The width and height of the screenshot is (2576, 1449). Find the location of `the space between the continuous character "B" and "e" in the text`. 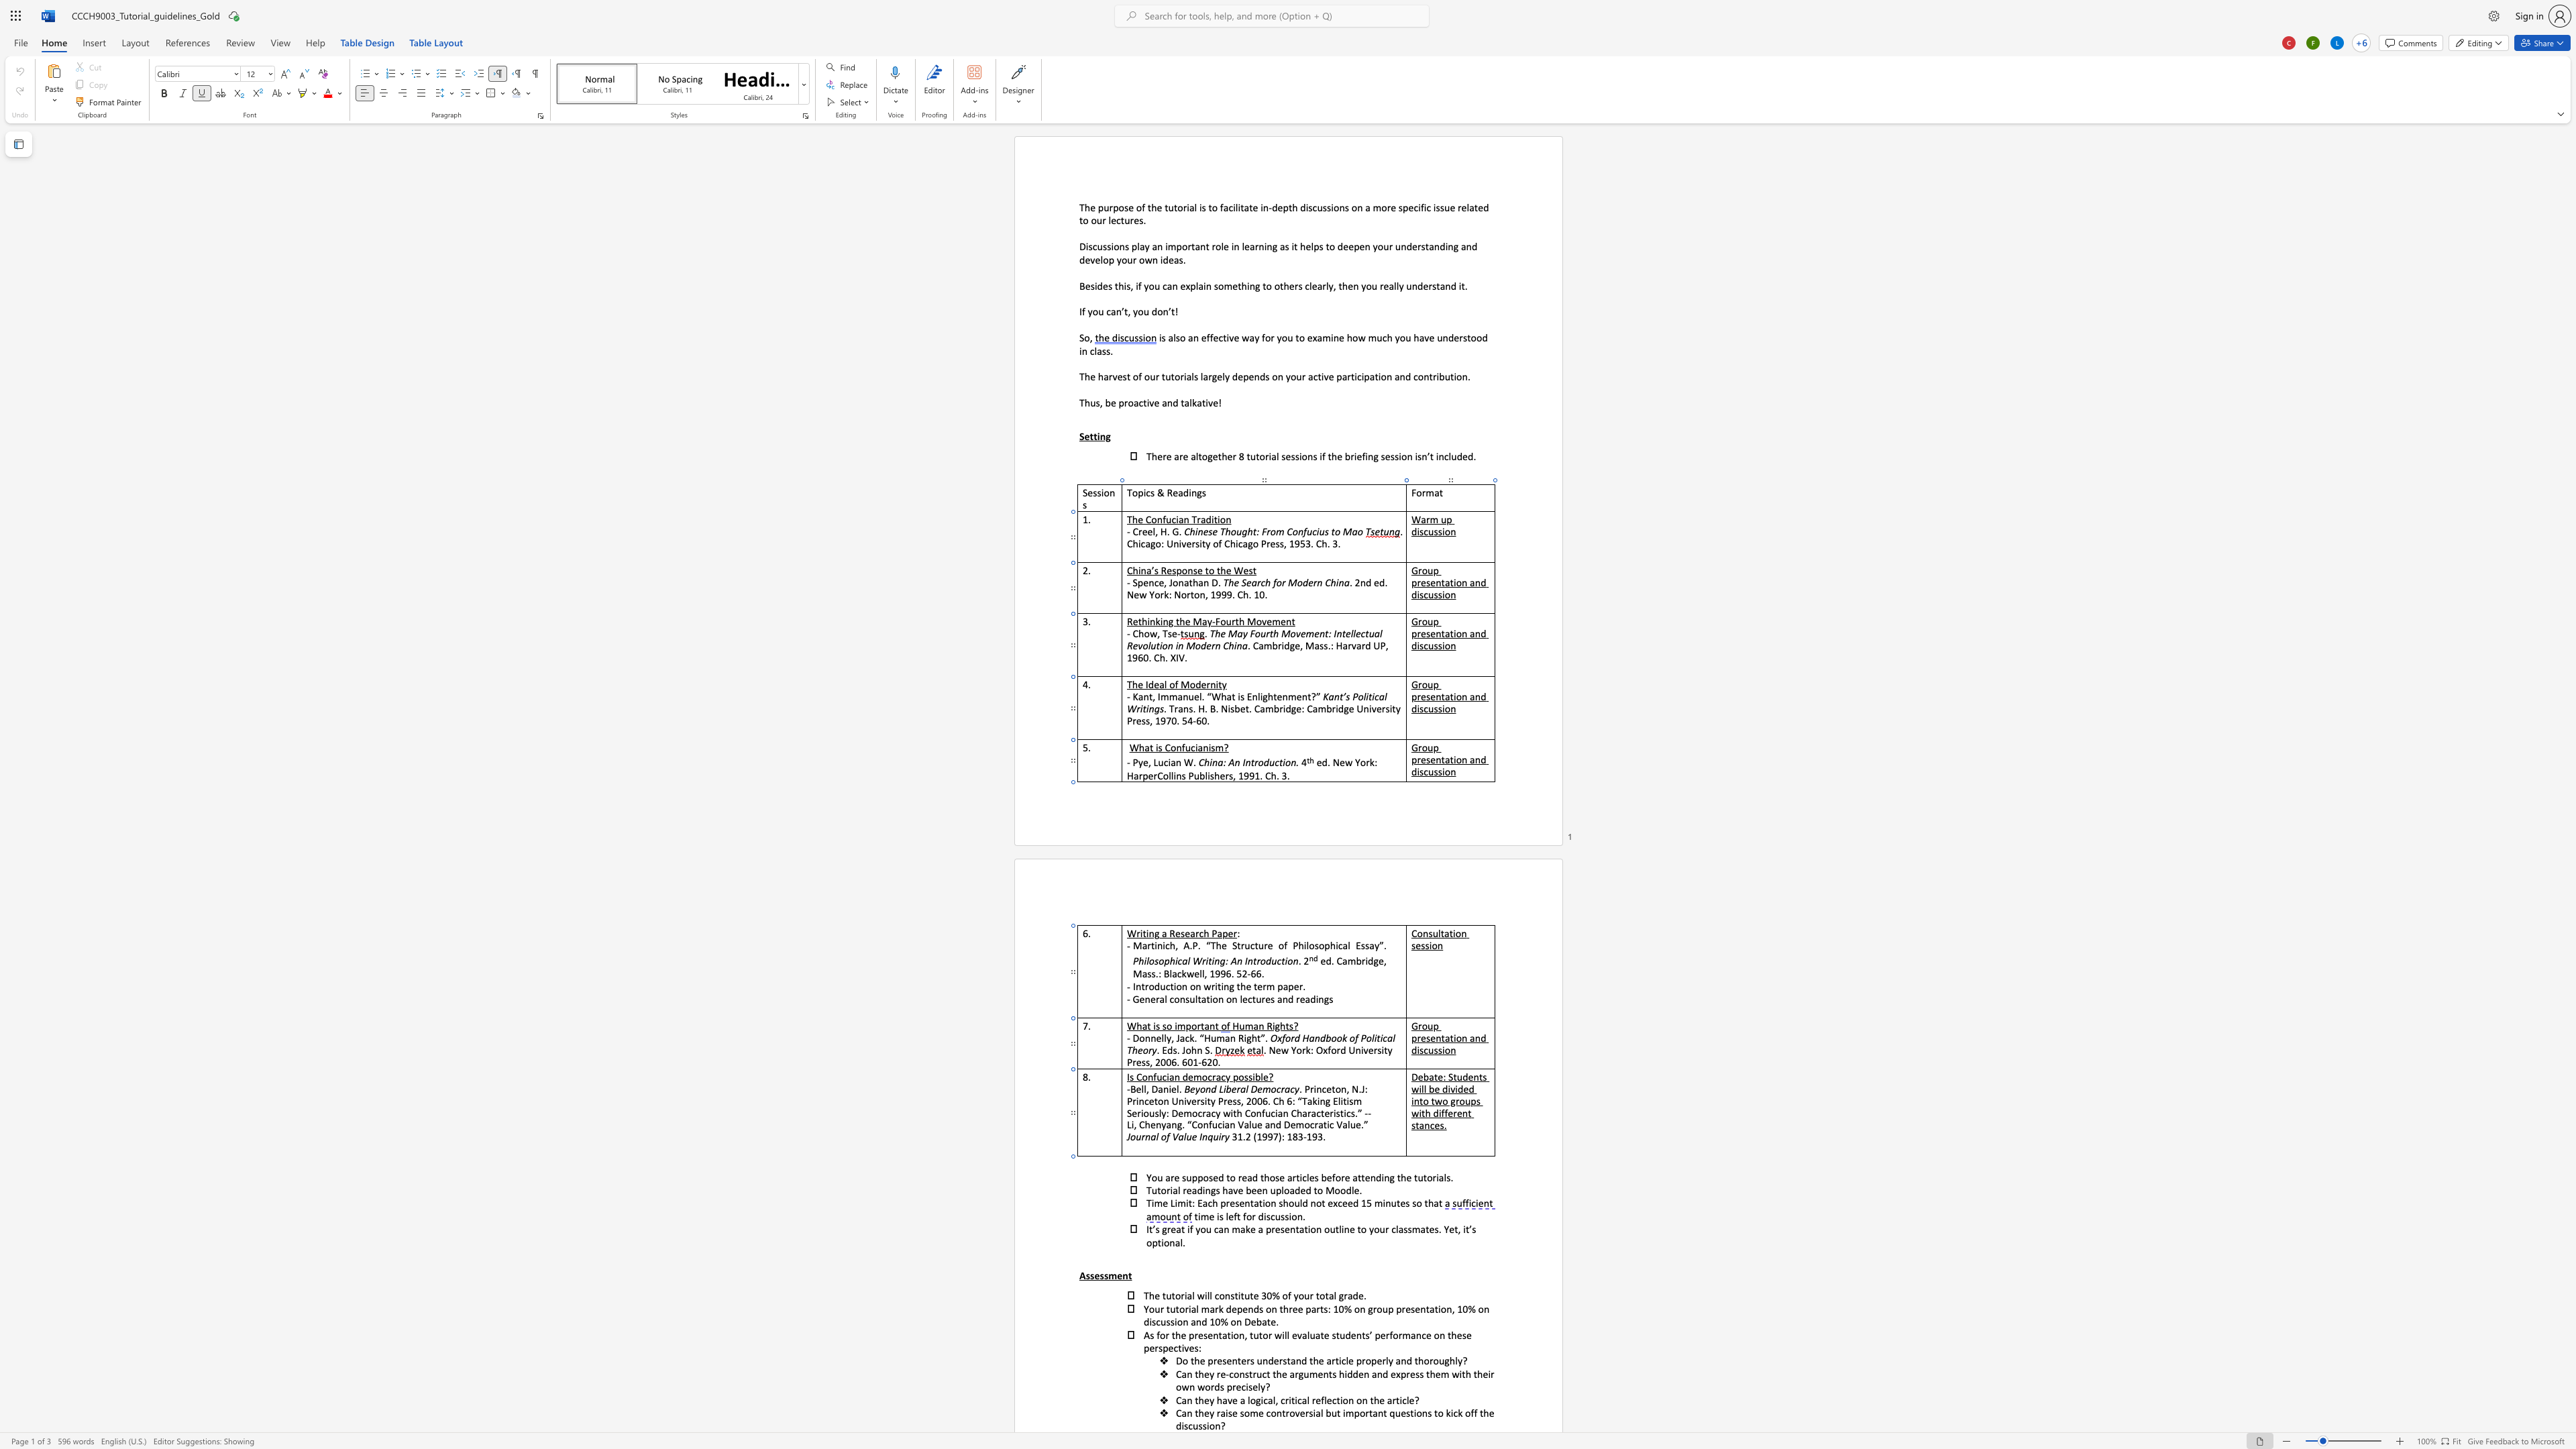

the space between the continuous character "B" and "e" in the text is located at coordinates (1134, 1088).